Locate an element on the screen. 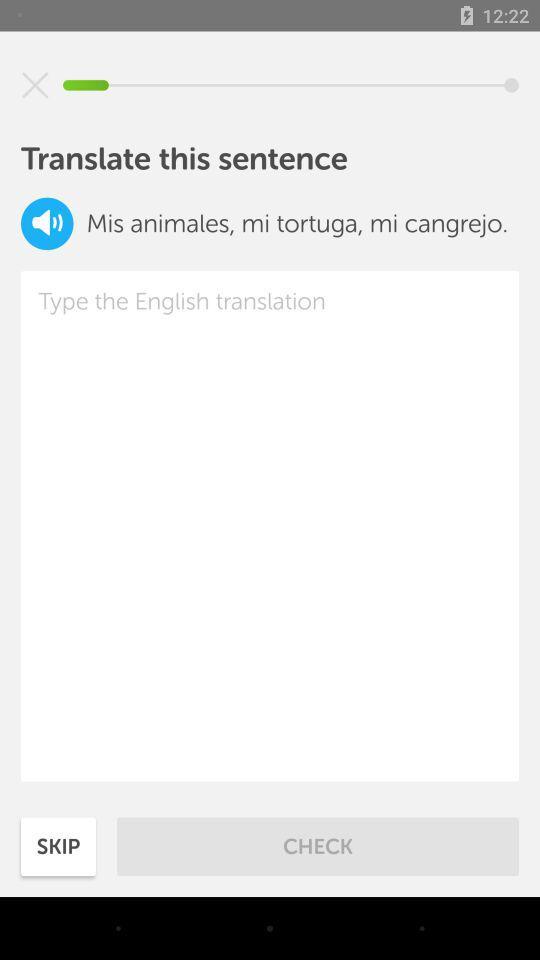 Image resolution: width=540 pixels, height=960 pixels. type the english translation is located at coordinates (270, 525).